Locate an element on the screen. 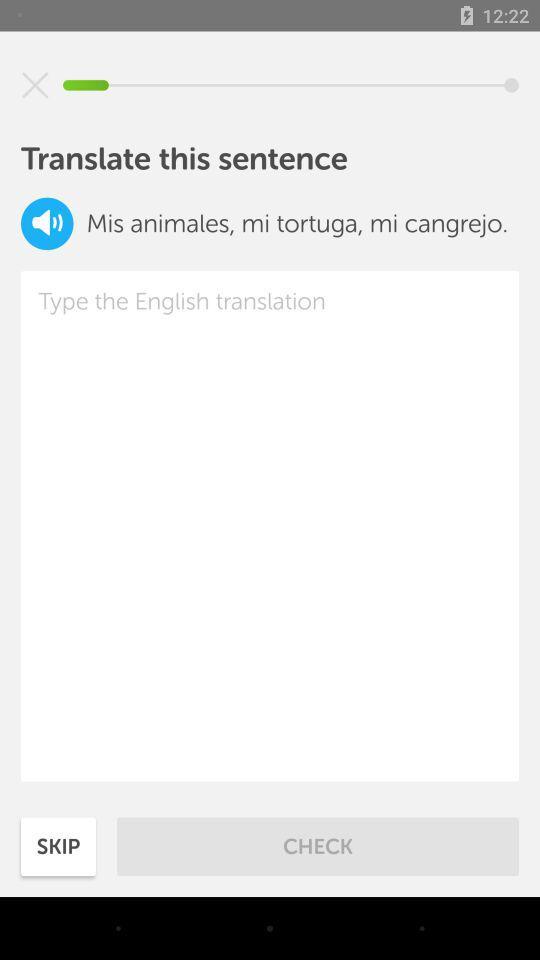 Image resolution: width=540 pixels, height=960 pixels. type the english translation is located at coordinates (270, 525).